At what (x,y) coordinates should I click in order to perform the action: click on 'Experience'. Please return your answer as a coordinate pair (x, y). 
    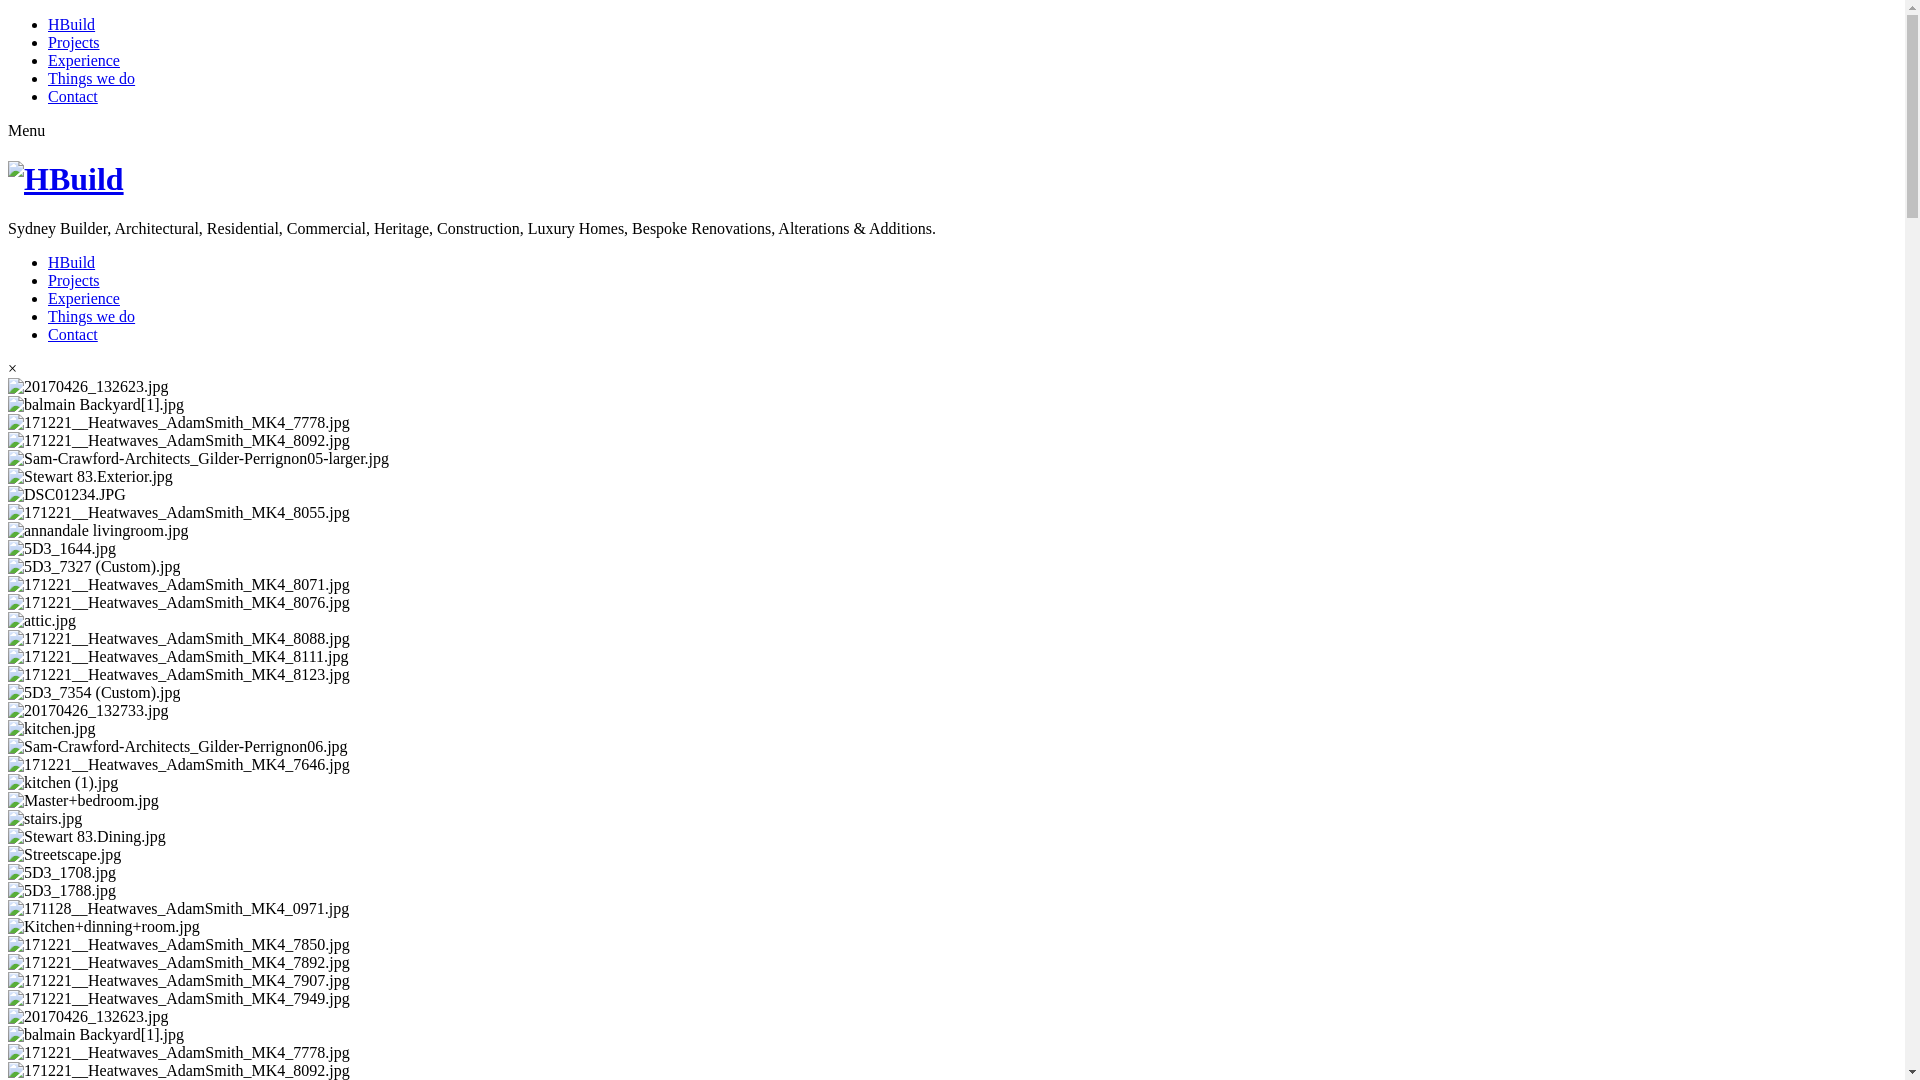
    Looking at the image, I should click on (82, 59).